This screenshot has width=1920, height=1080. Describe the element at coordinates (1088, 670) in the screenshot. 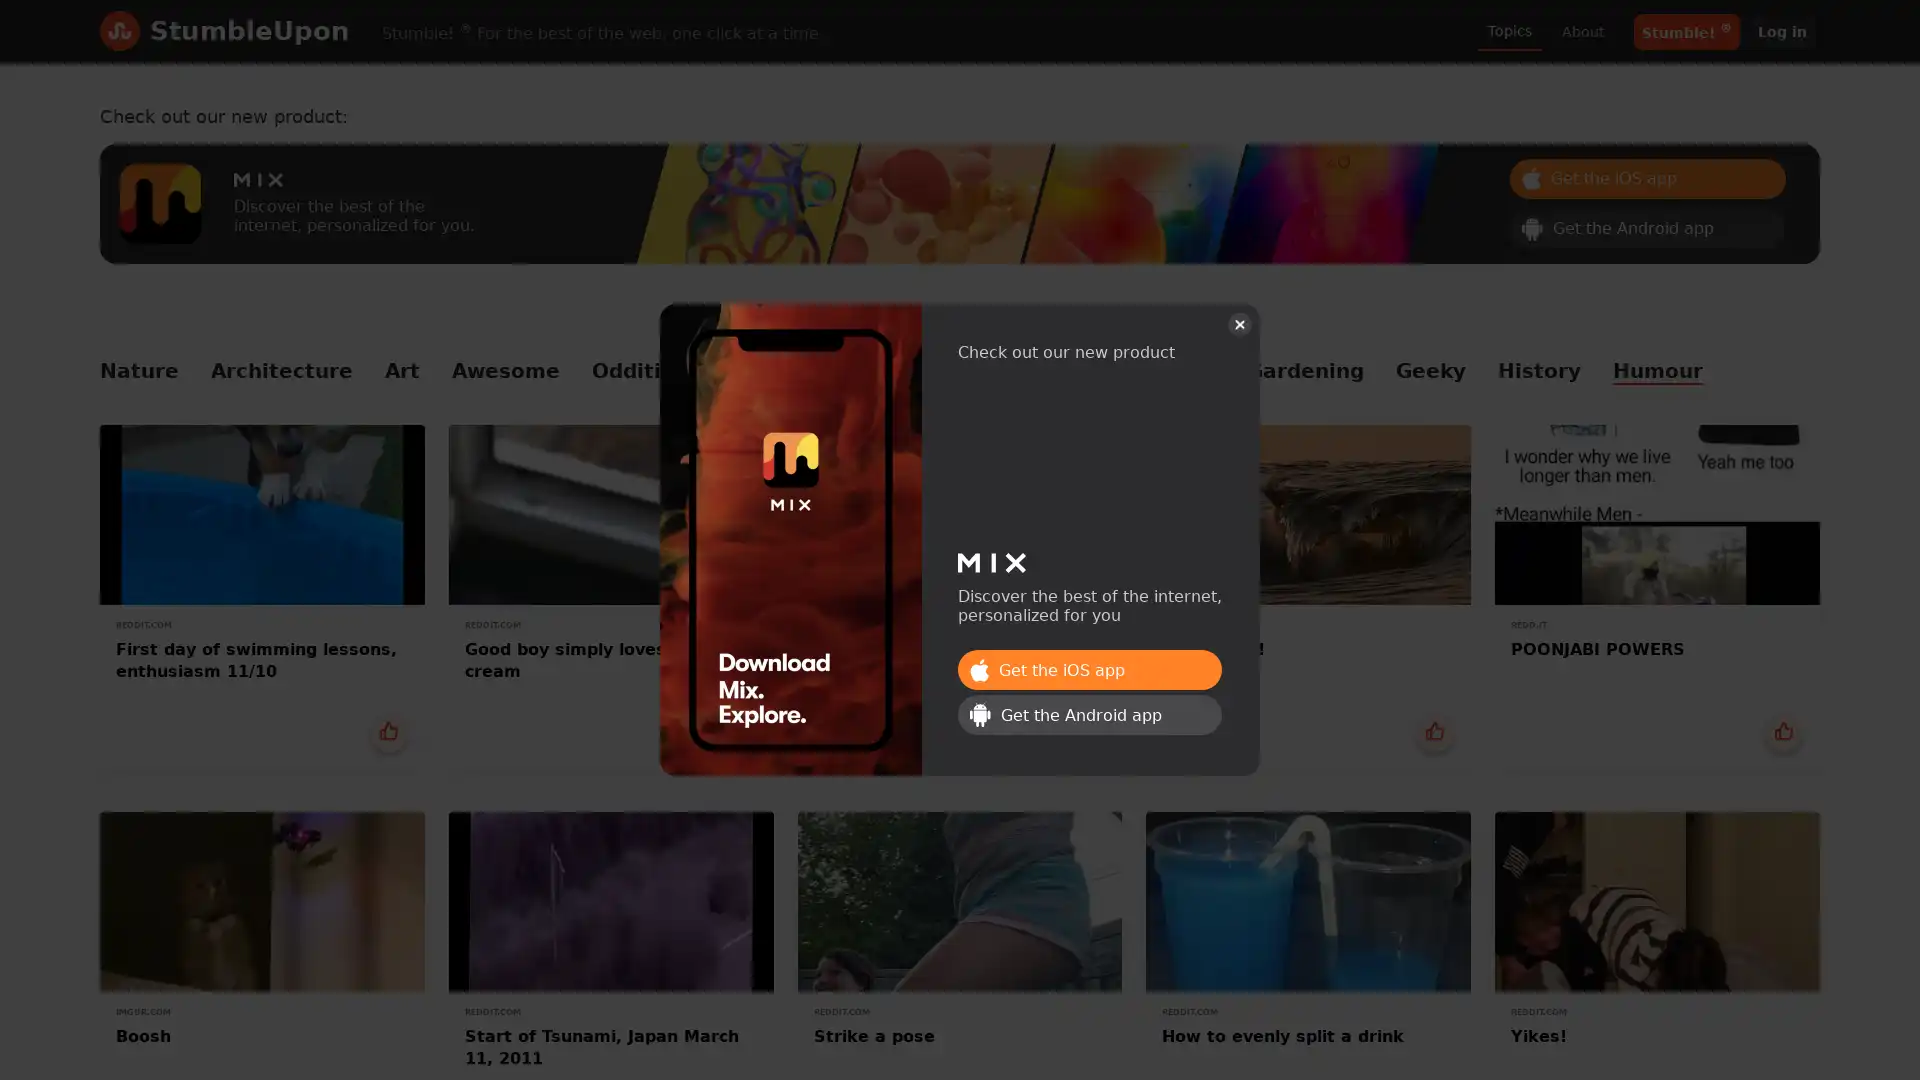

I see `Header Image 1 Get the iOS app` at that location.